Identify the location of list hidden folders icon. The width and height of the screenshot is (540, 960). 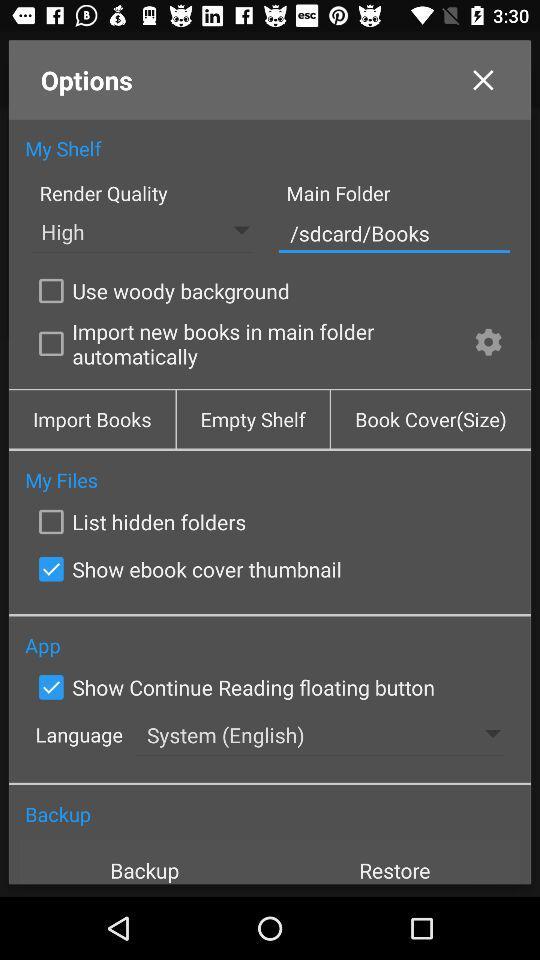
(137, 521).